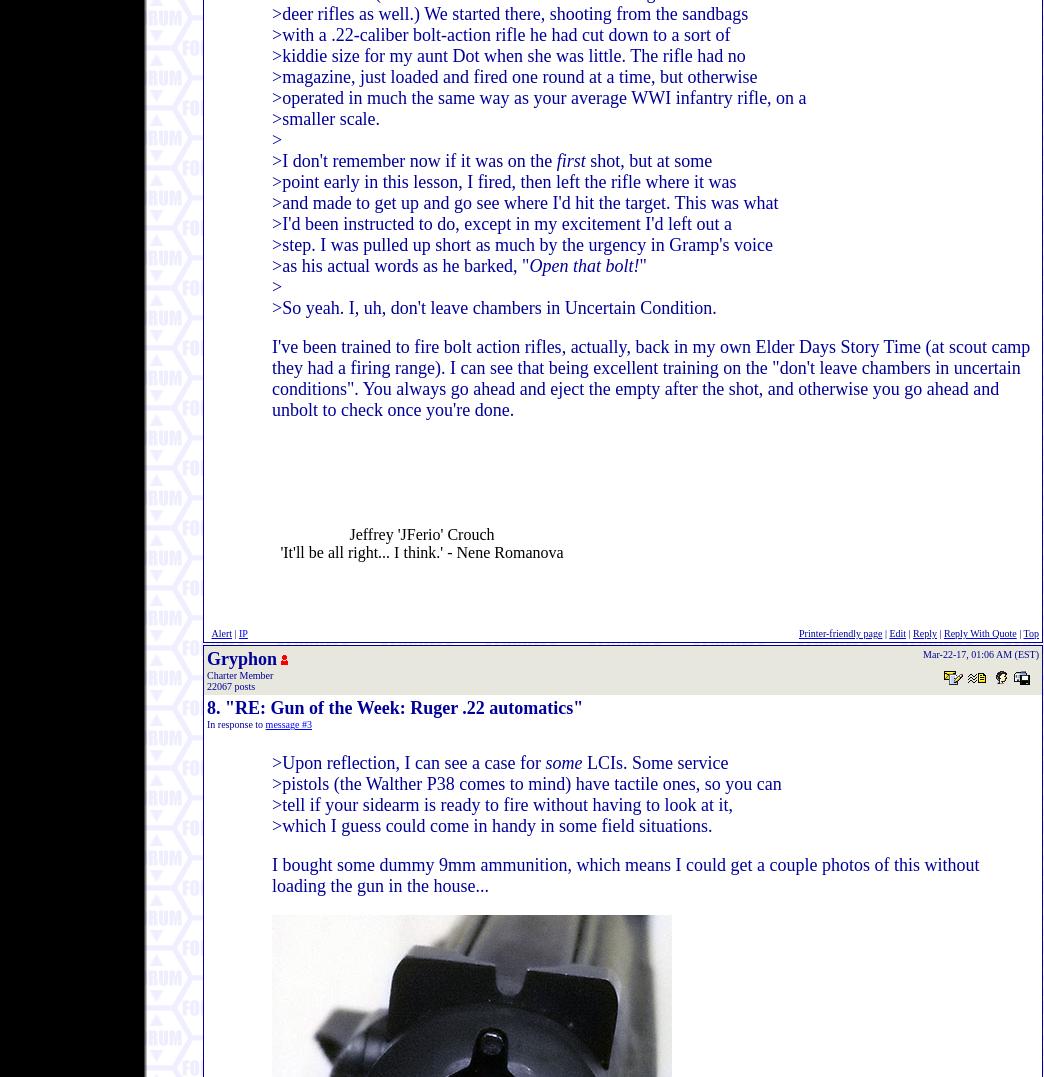 This screenshot has width=1044, height=1077. I want to click on 'I've been trained to fire bolt action rifles, actually, back in my own Elder Days Story Time (at scout camp they had a firing range). I can see that being excellent training on the "don't leave chambers in uncertain conditions". You always go ahead and eject the empty after the shot, and otherwise you go ahead and unbolt to check once you're done.', so click(651, 378).